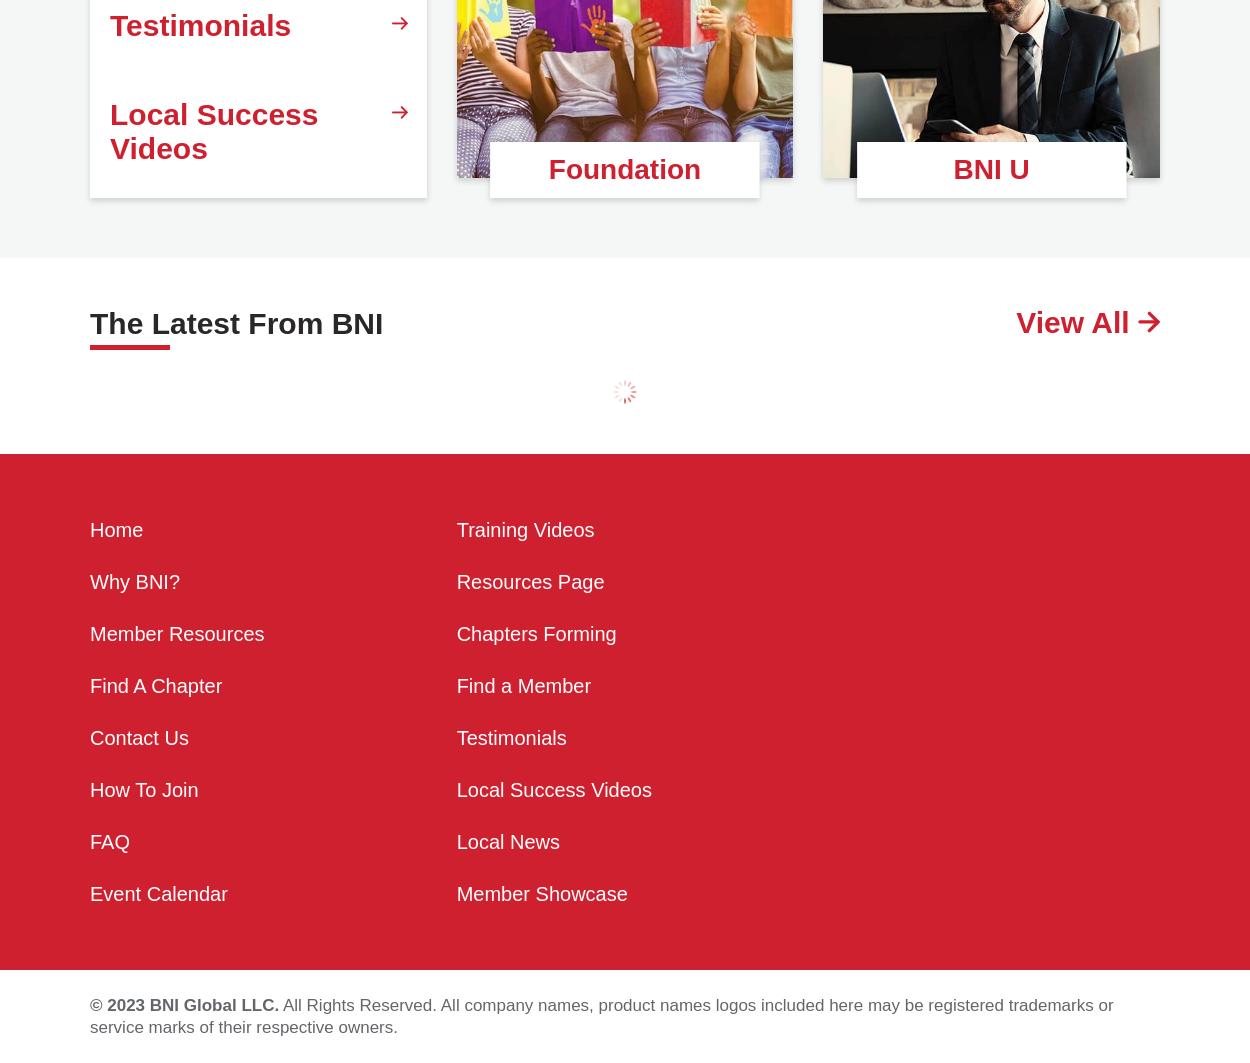  Describe the element at coordinates (364, 561) in the screenshot. I see `'Wed, 31 May 2023'` at that location.